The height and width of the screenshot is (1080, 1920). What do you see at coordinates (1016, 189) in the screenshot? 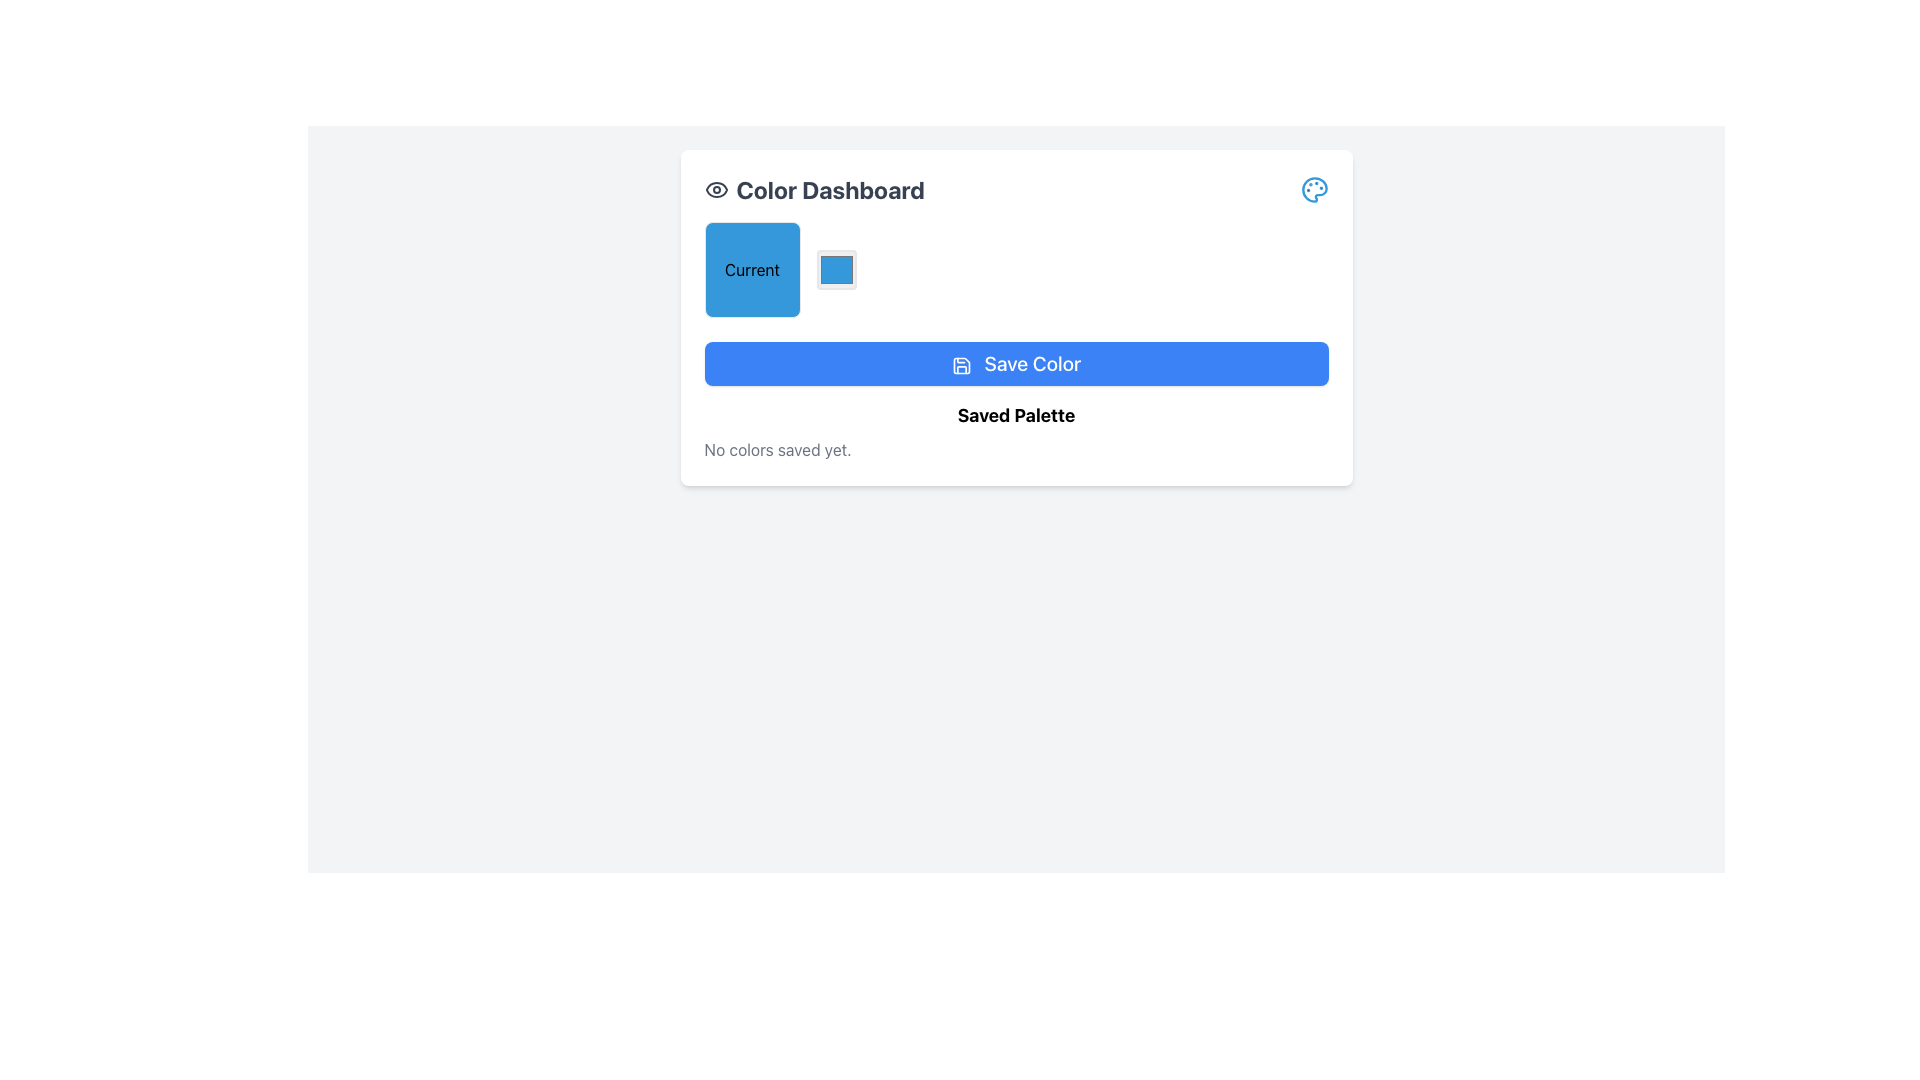
I see `the icons associated with the 'Color Dashboard' title, located at the top-left of the white card` at bounding box center [1016, 189].